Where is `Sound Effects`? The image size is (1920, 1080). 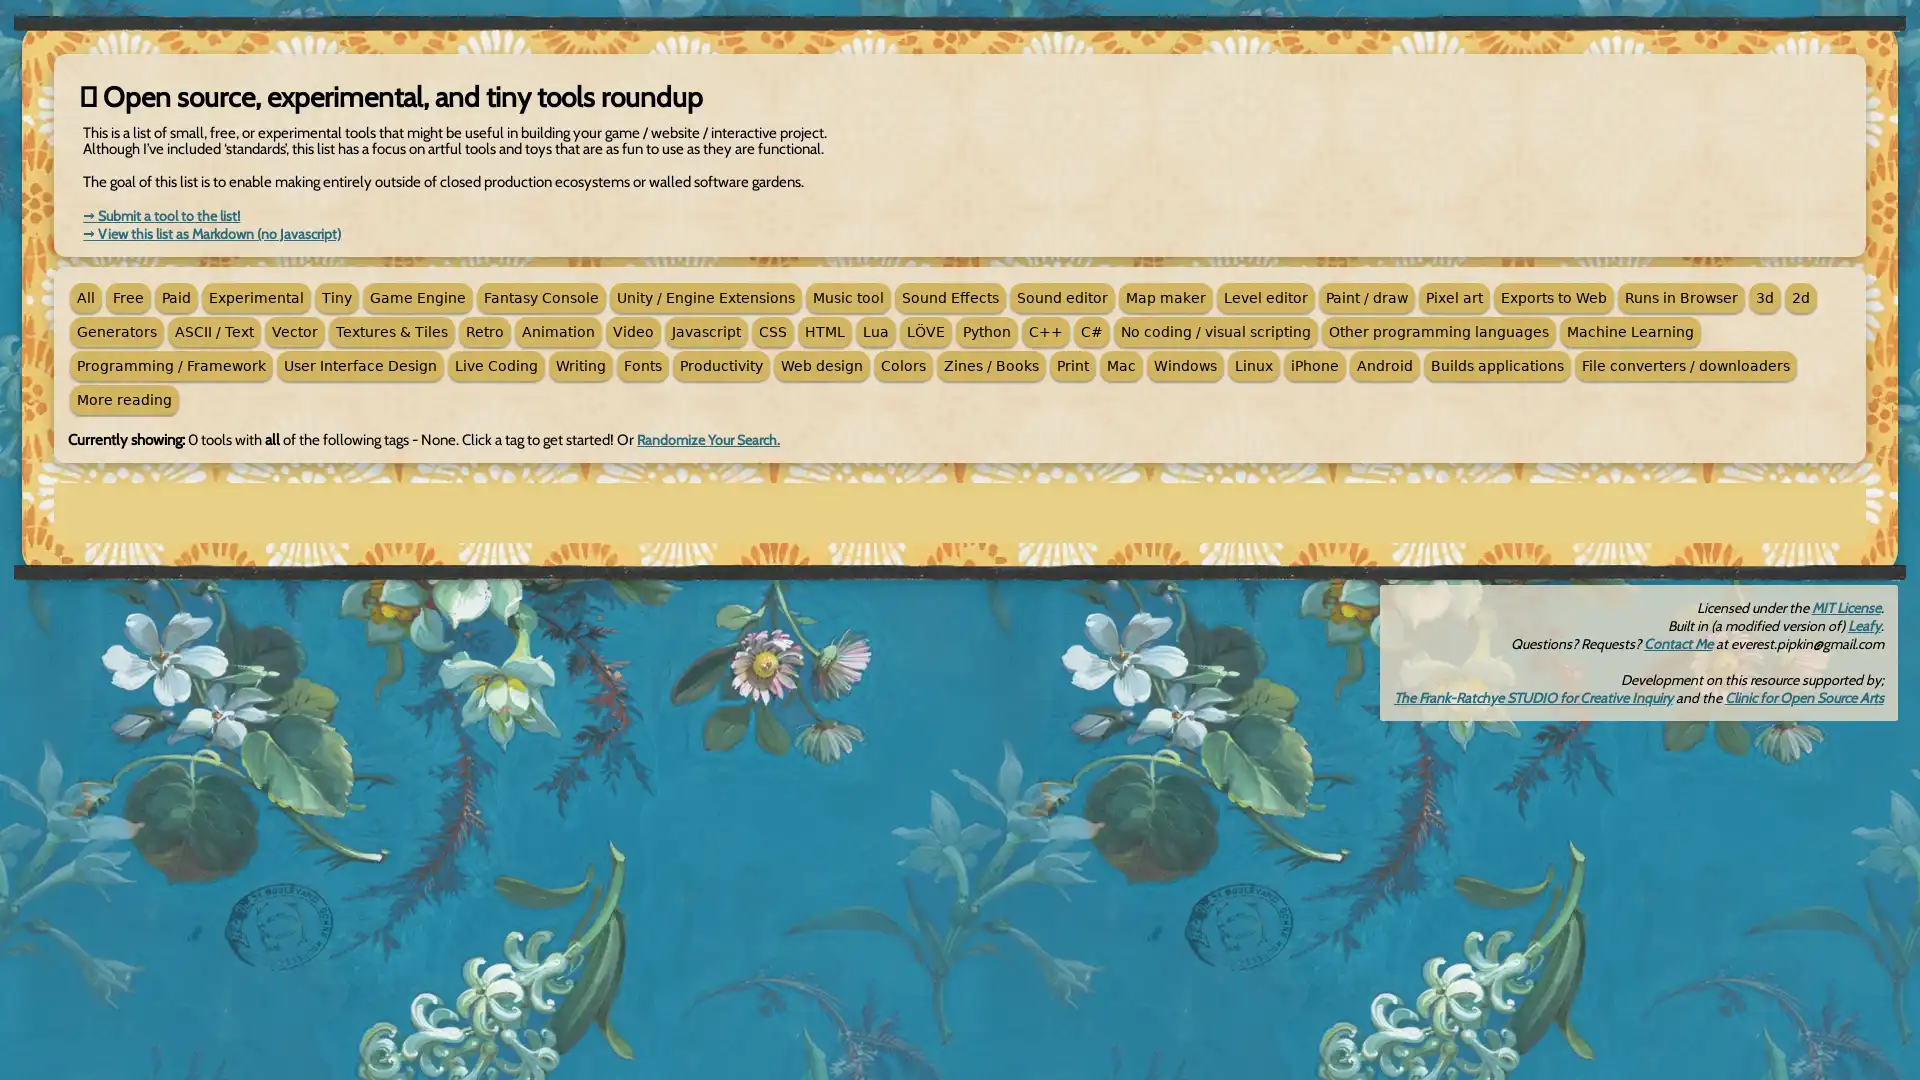 Sound Effects is located at coordinates (949, 297).